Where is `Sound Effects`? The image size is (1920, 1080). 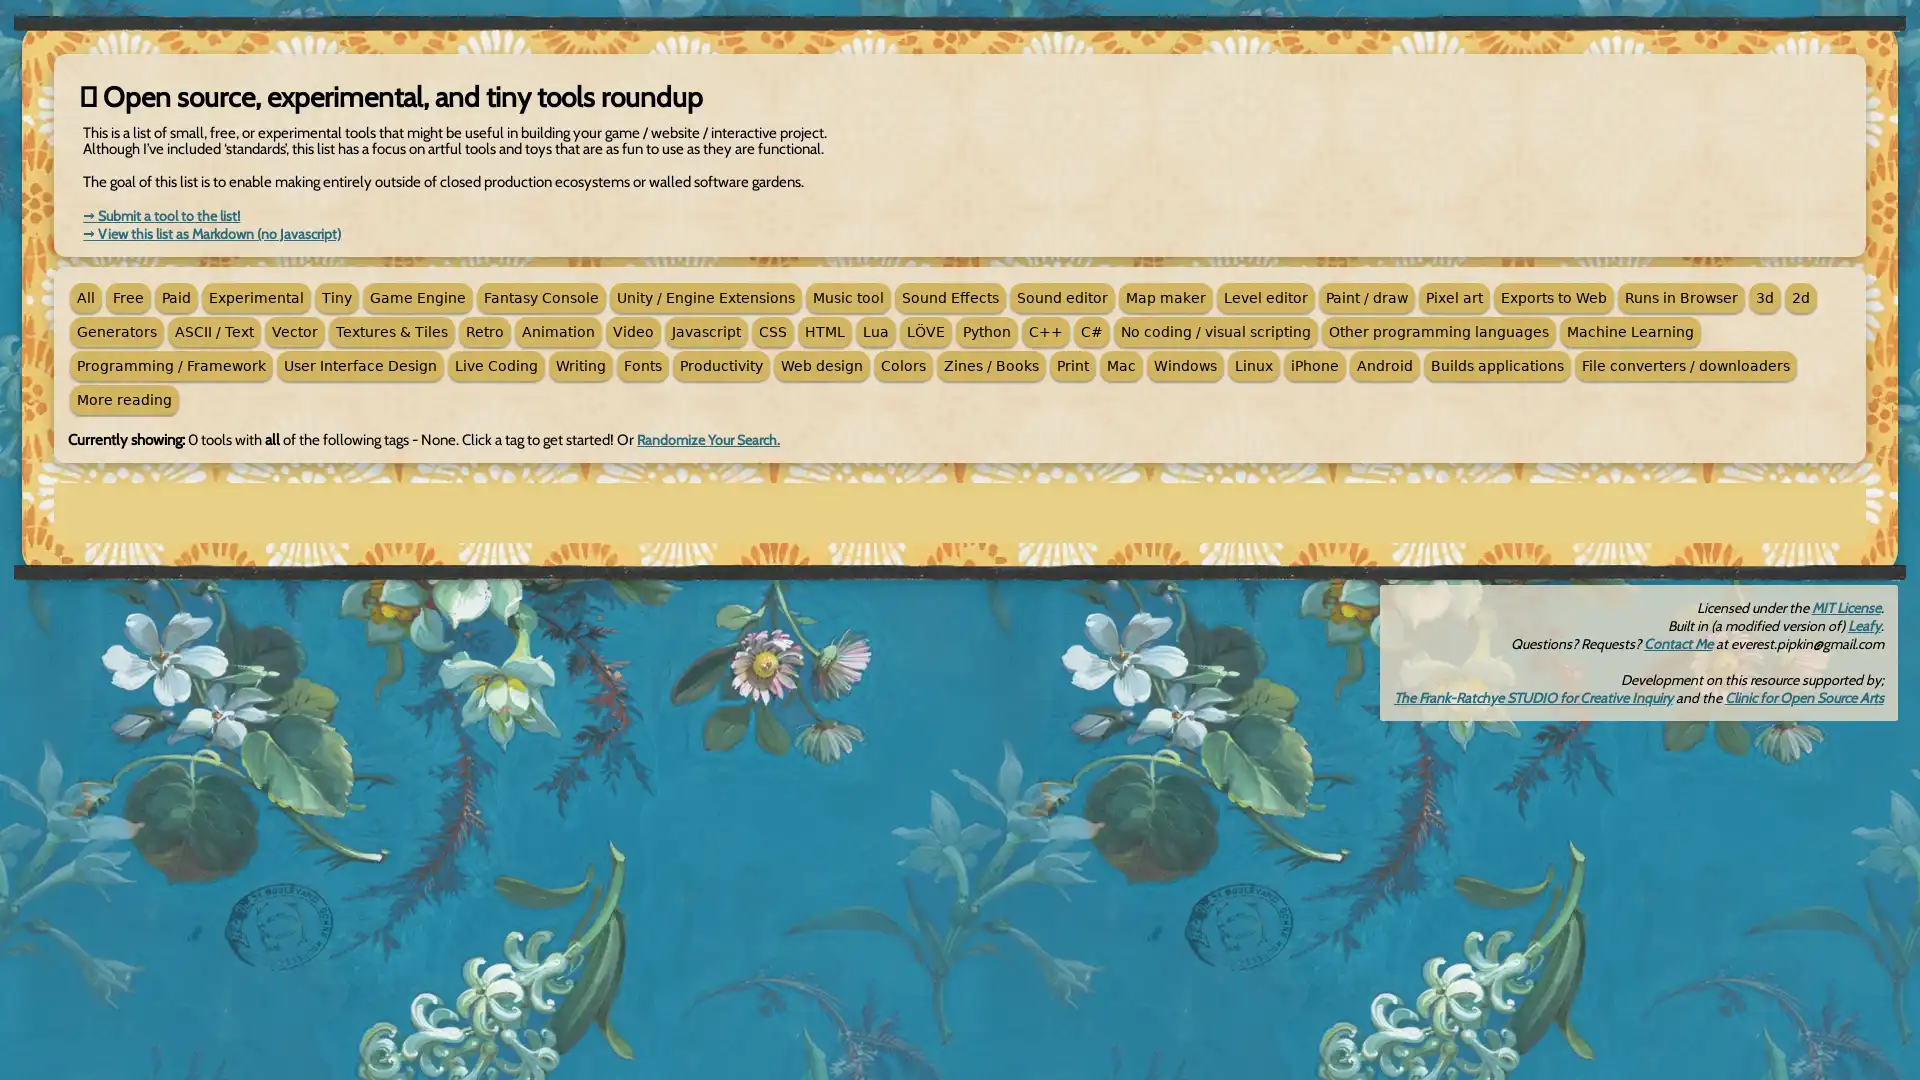 Sound Effects is located at coordinates (949, 297).